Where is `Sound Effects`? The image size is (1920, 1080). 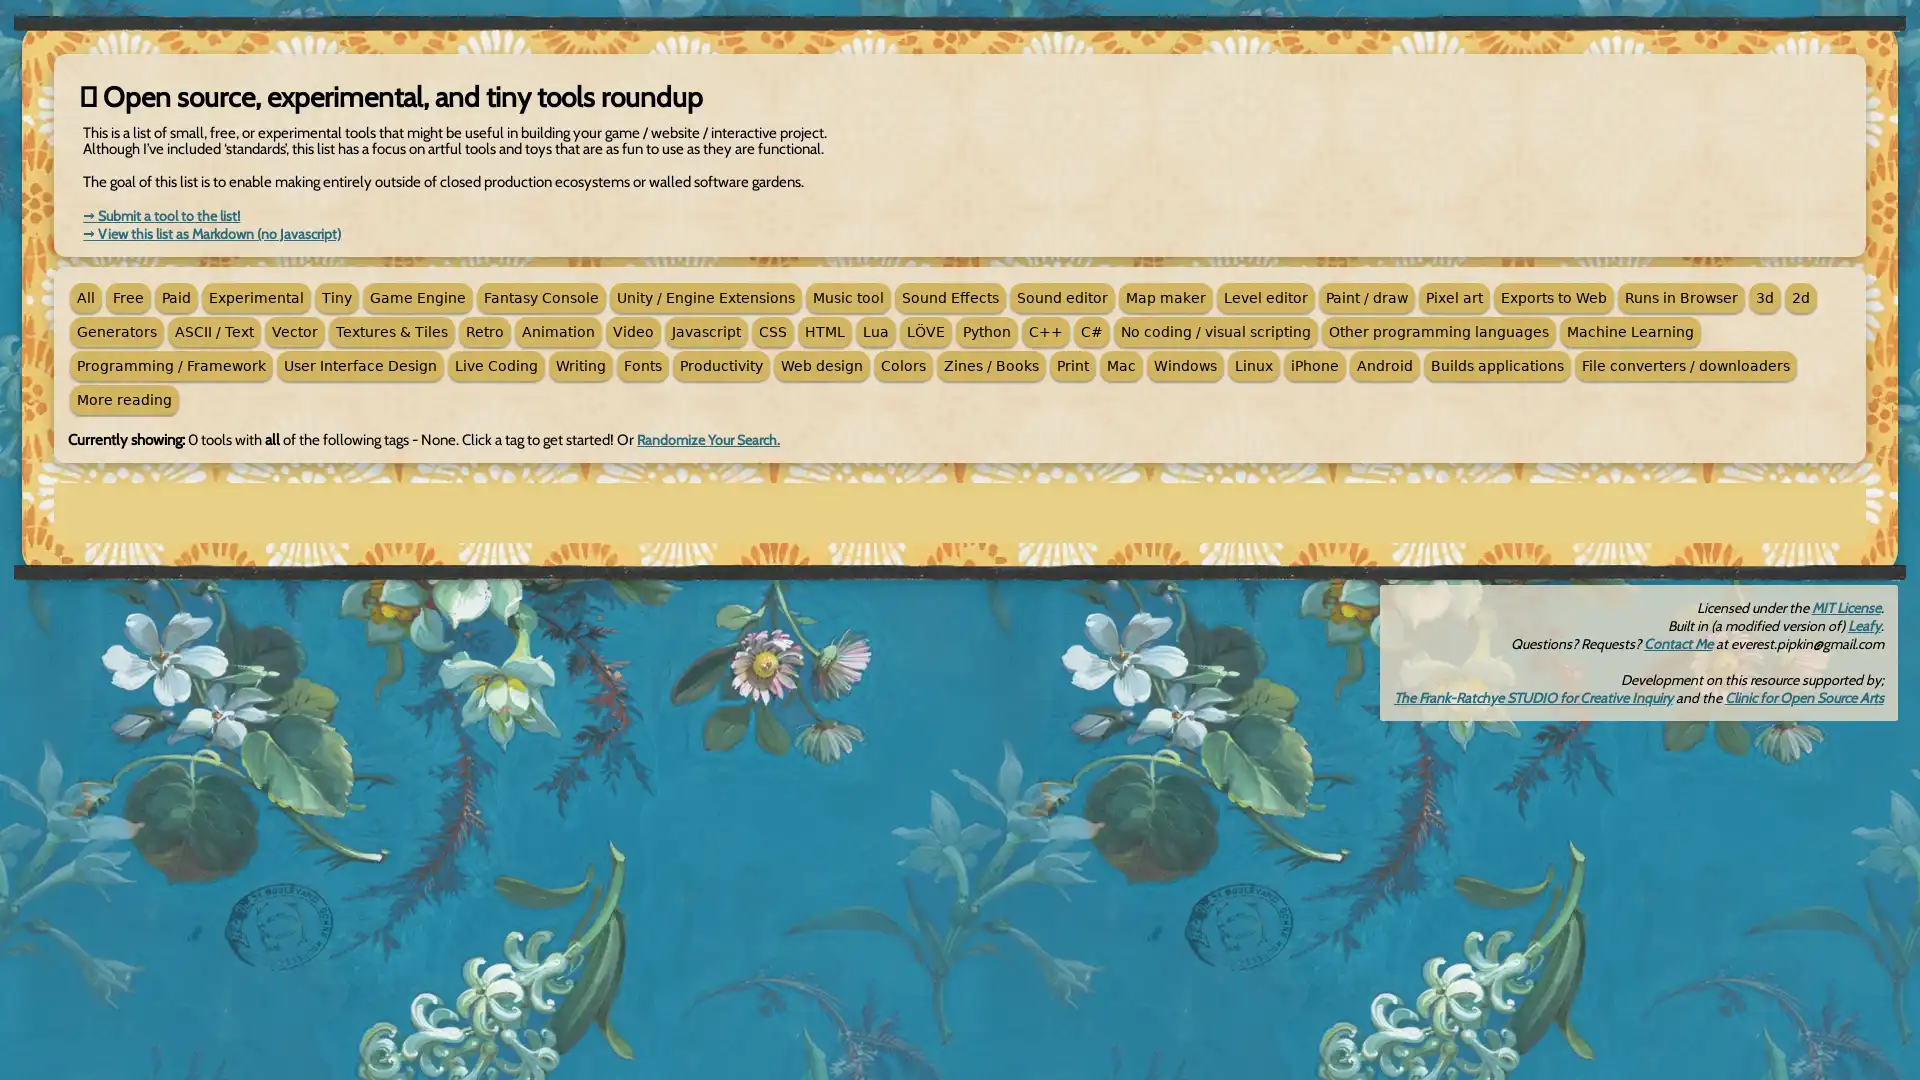 Sound Effects is located at coordinates (949, 297).